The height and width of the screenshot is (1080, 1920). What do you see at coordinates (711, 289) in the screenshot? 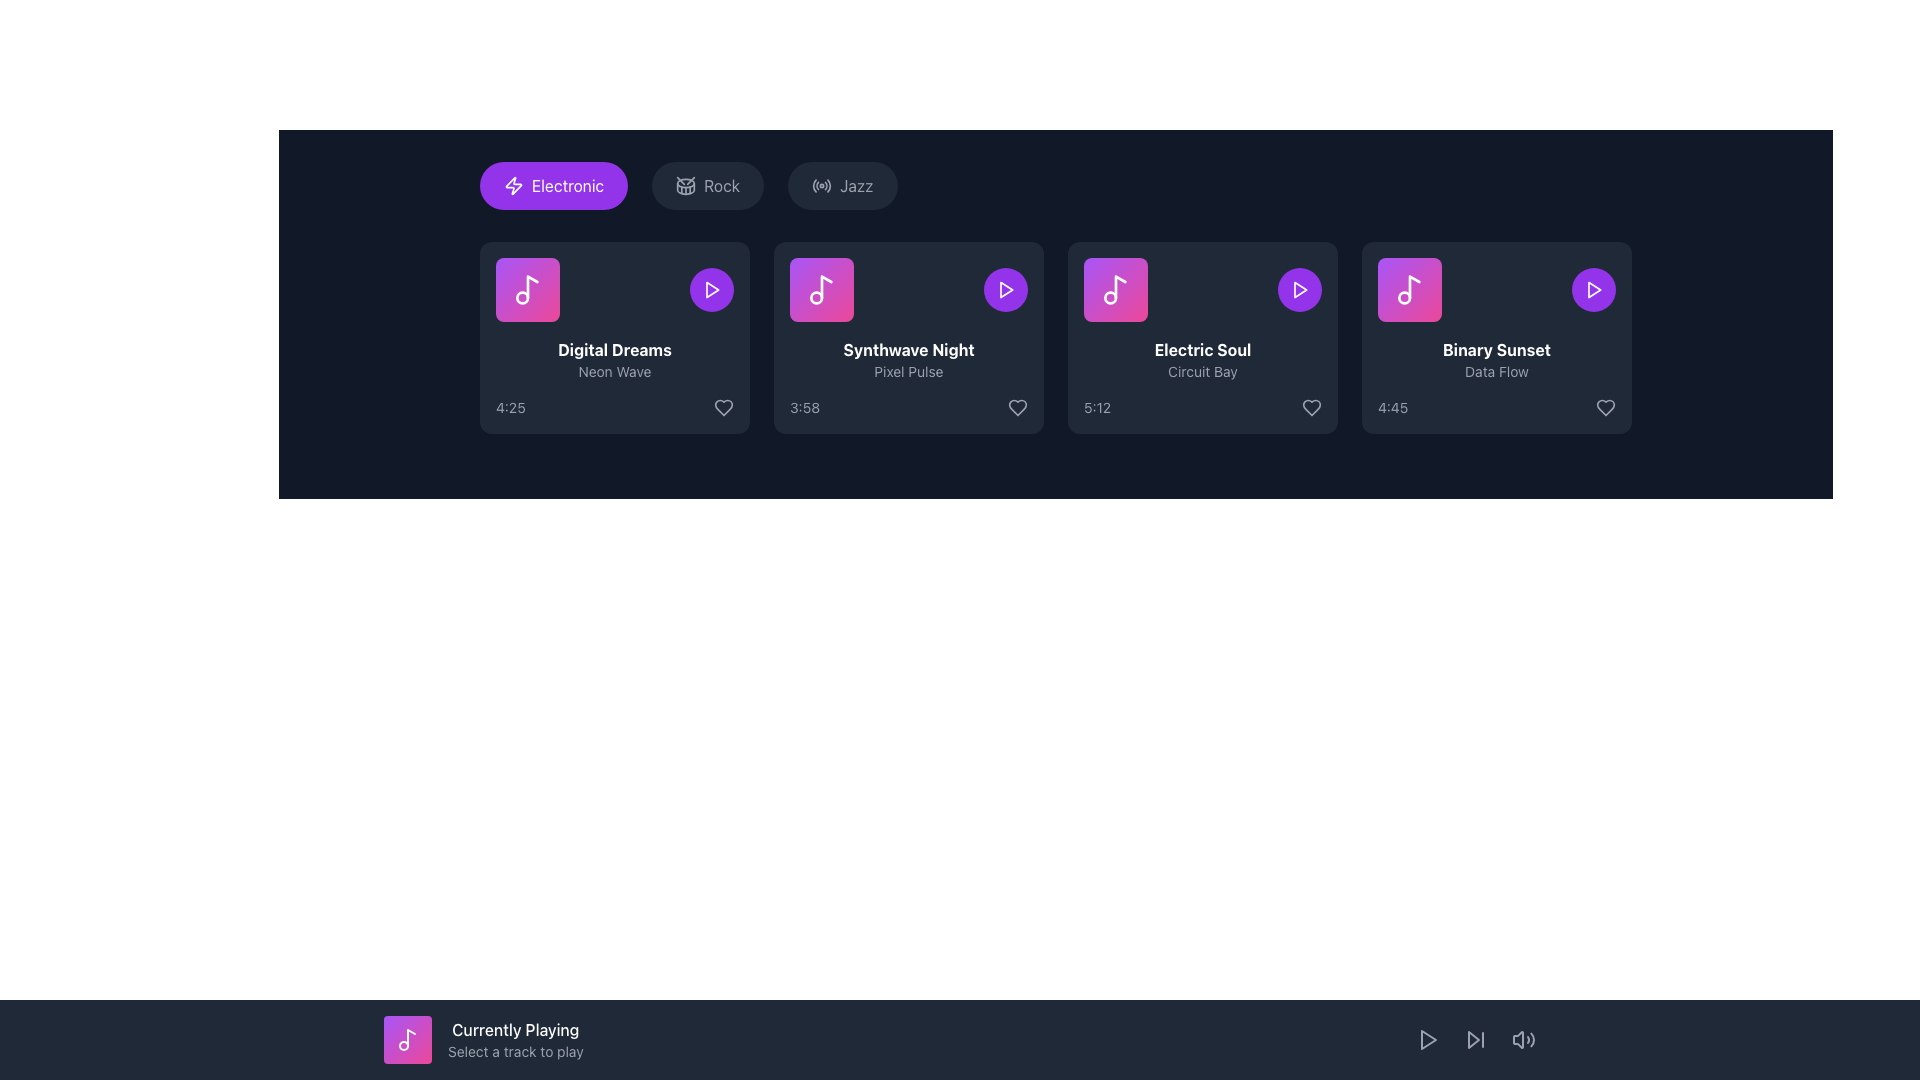
I see `the circular button with a purple background and white play icon` at bounding box center [711, 289].